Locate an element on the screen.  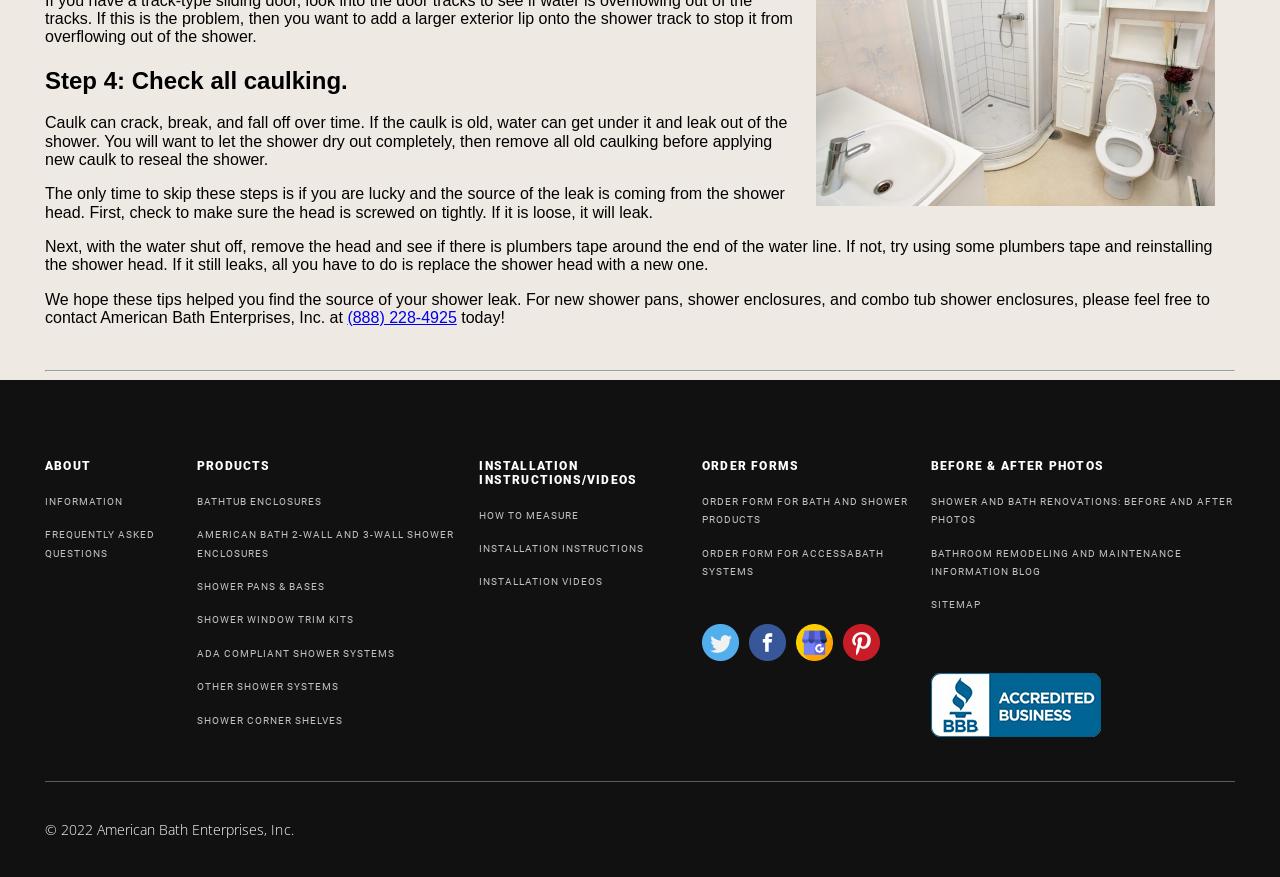
'© 2022 American Bath Enterprises, Inc.' is located at coordinates (168, 829).